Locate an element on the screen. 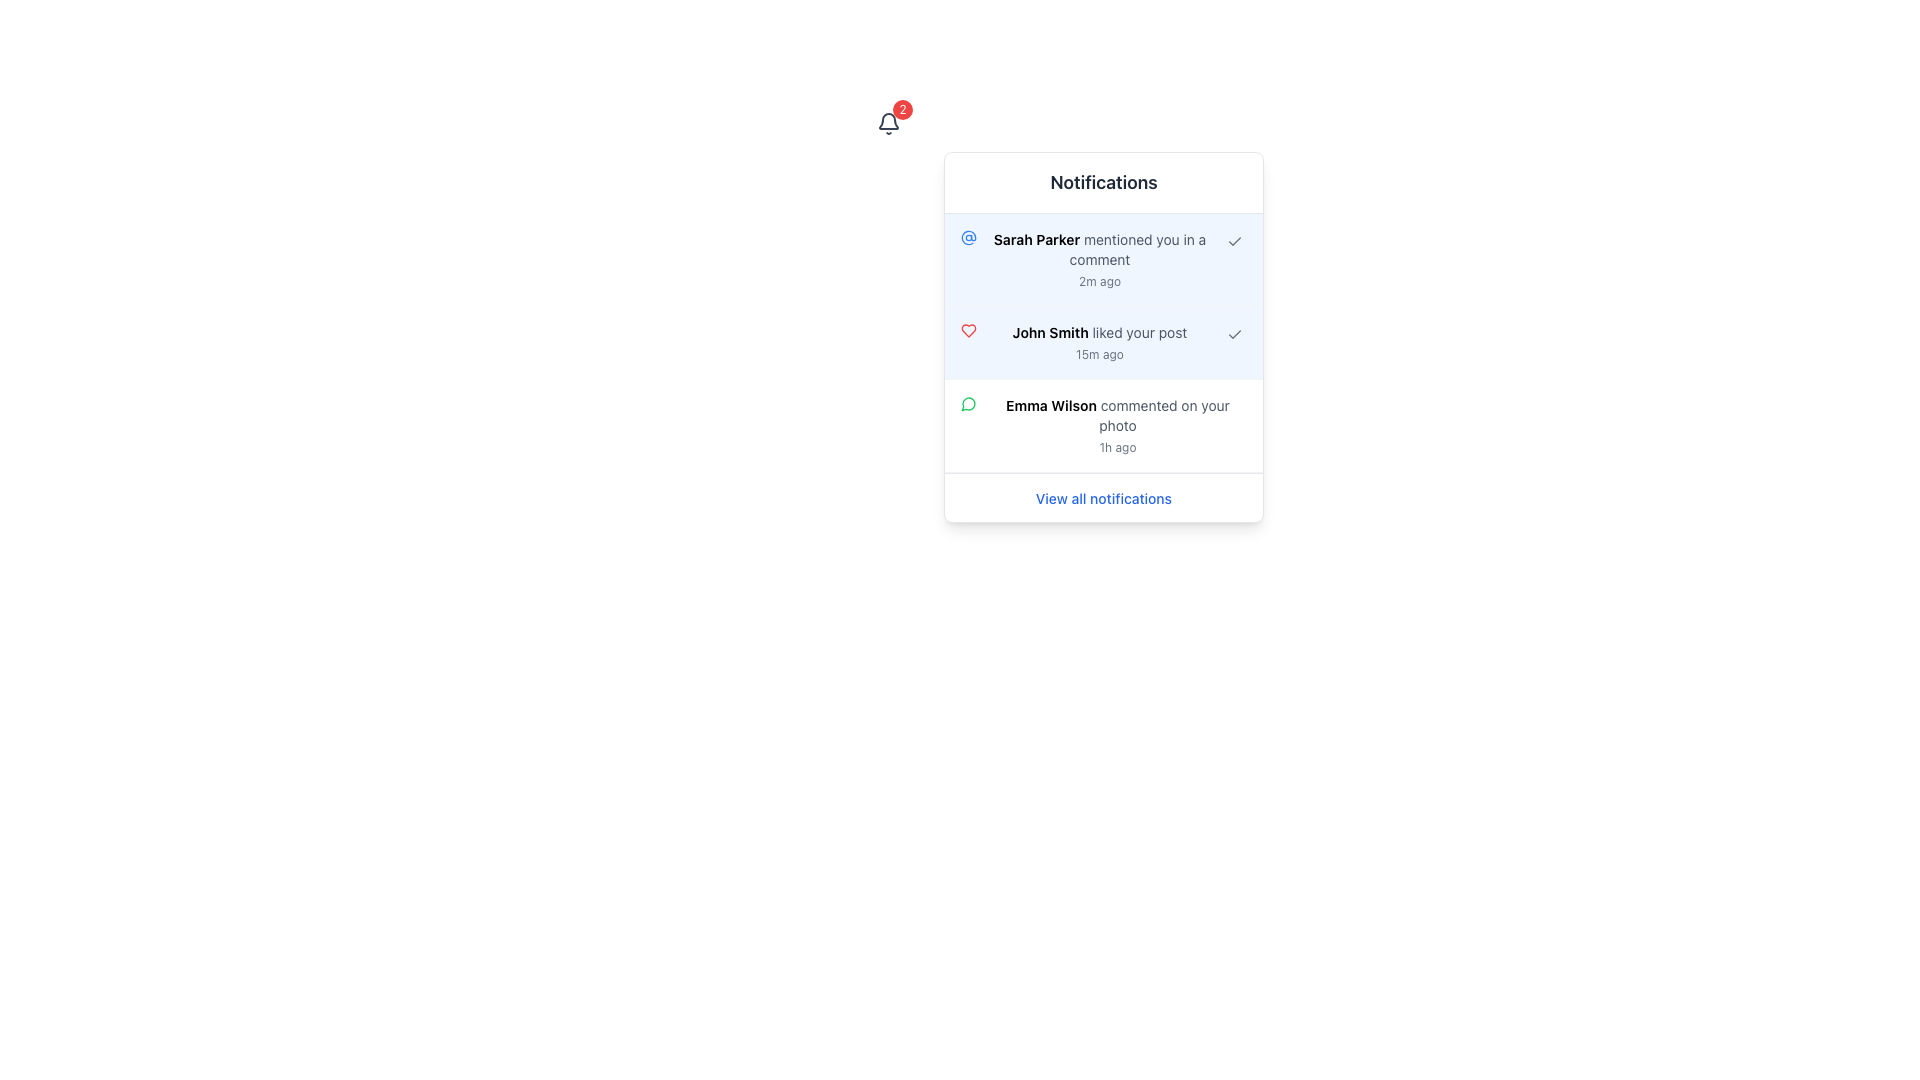 This screenshot has width=1920, height=1080. the Label or Heading that serves as the title for the notification section, positioned at the top of the dropdown menu is located at coordinates (1103, 182).